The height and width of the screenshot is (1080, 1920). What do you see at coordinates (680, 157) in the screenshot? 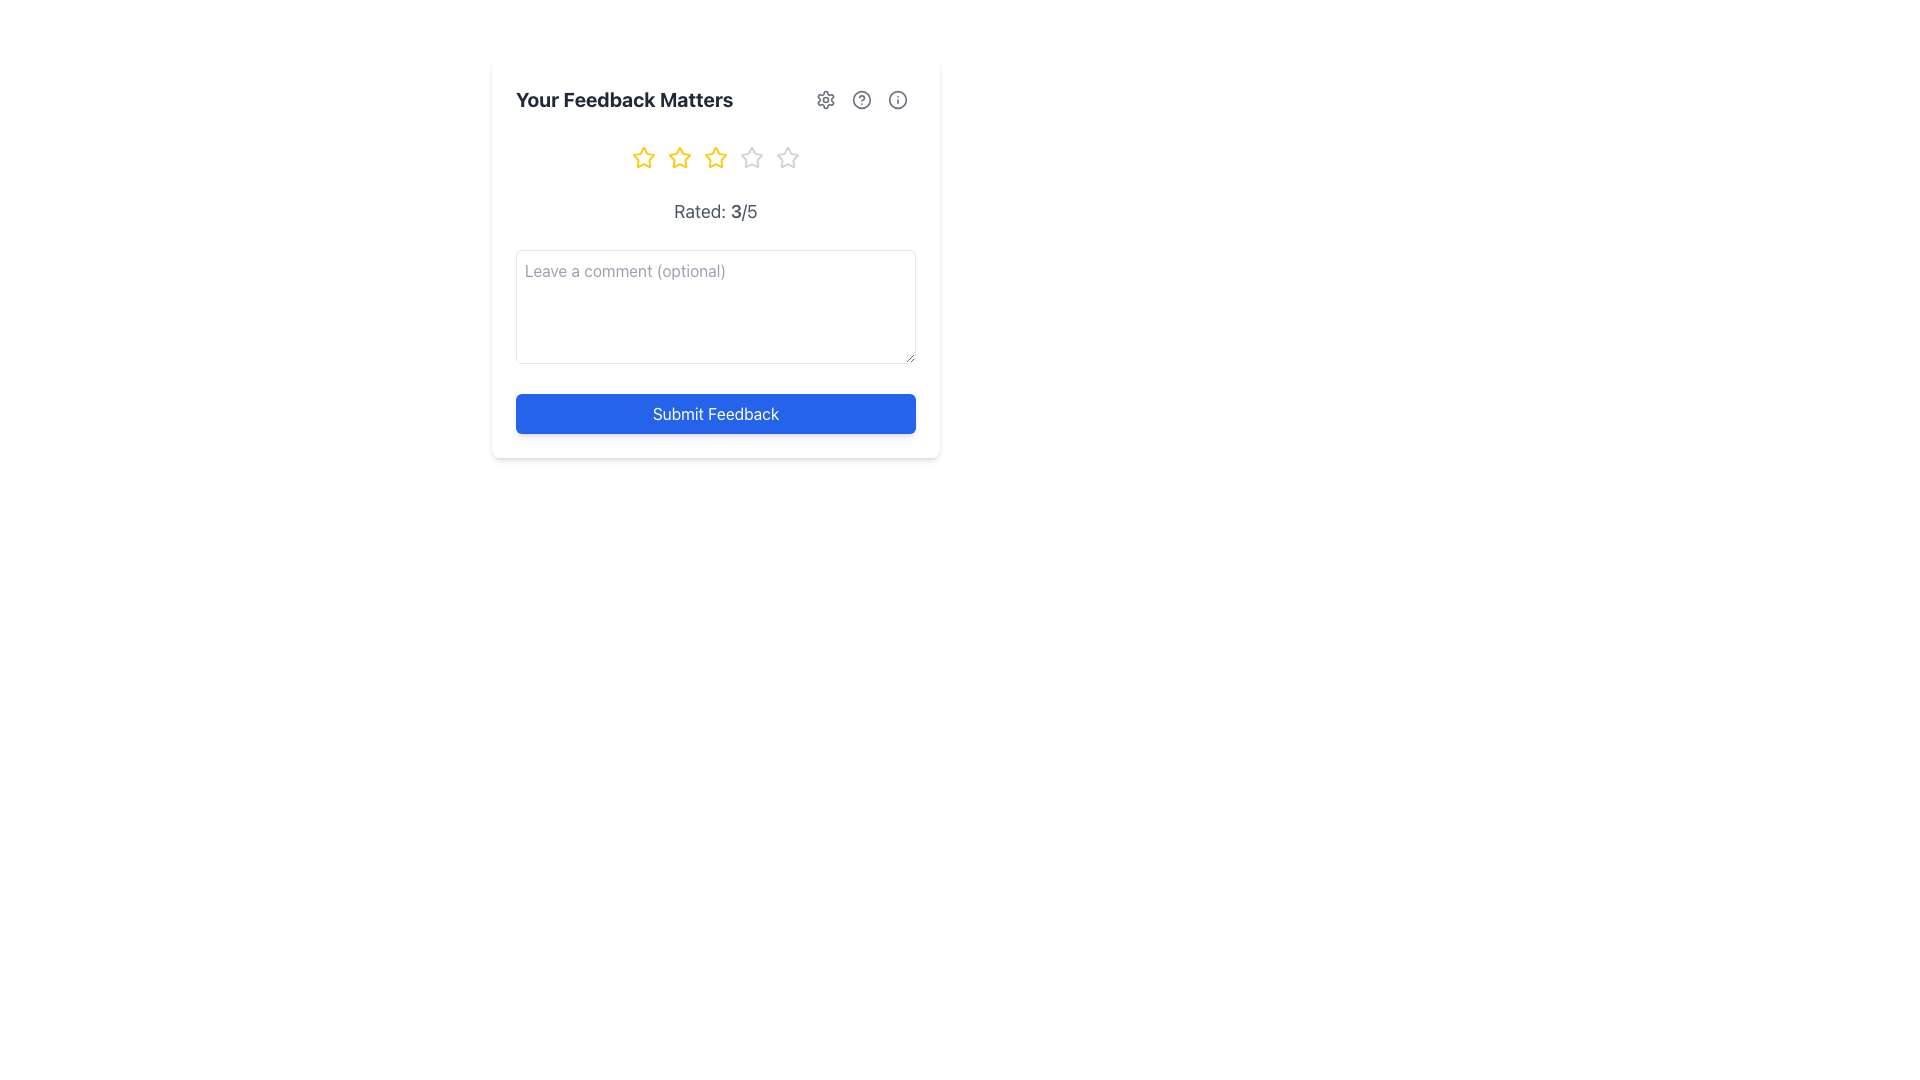
I see `the second Rating Star Icon, which has a yellow outline and is part of a rating component` at bounding box center [680, 157].